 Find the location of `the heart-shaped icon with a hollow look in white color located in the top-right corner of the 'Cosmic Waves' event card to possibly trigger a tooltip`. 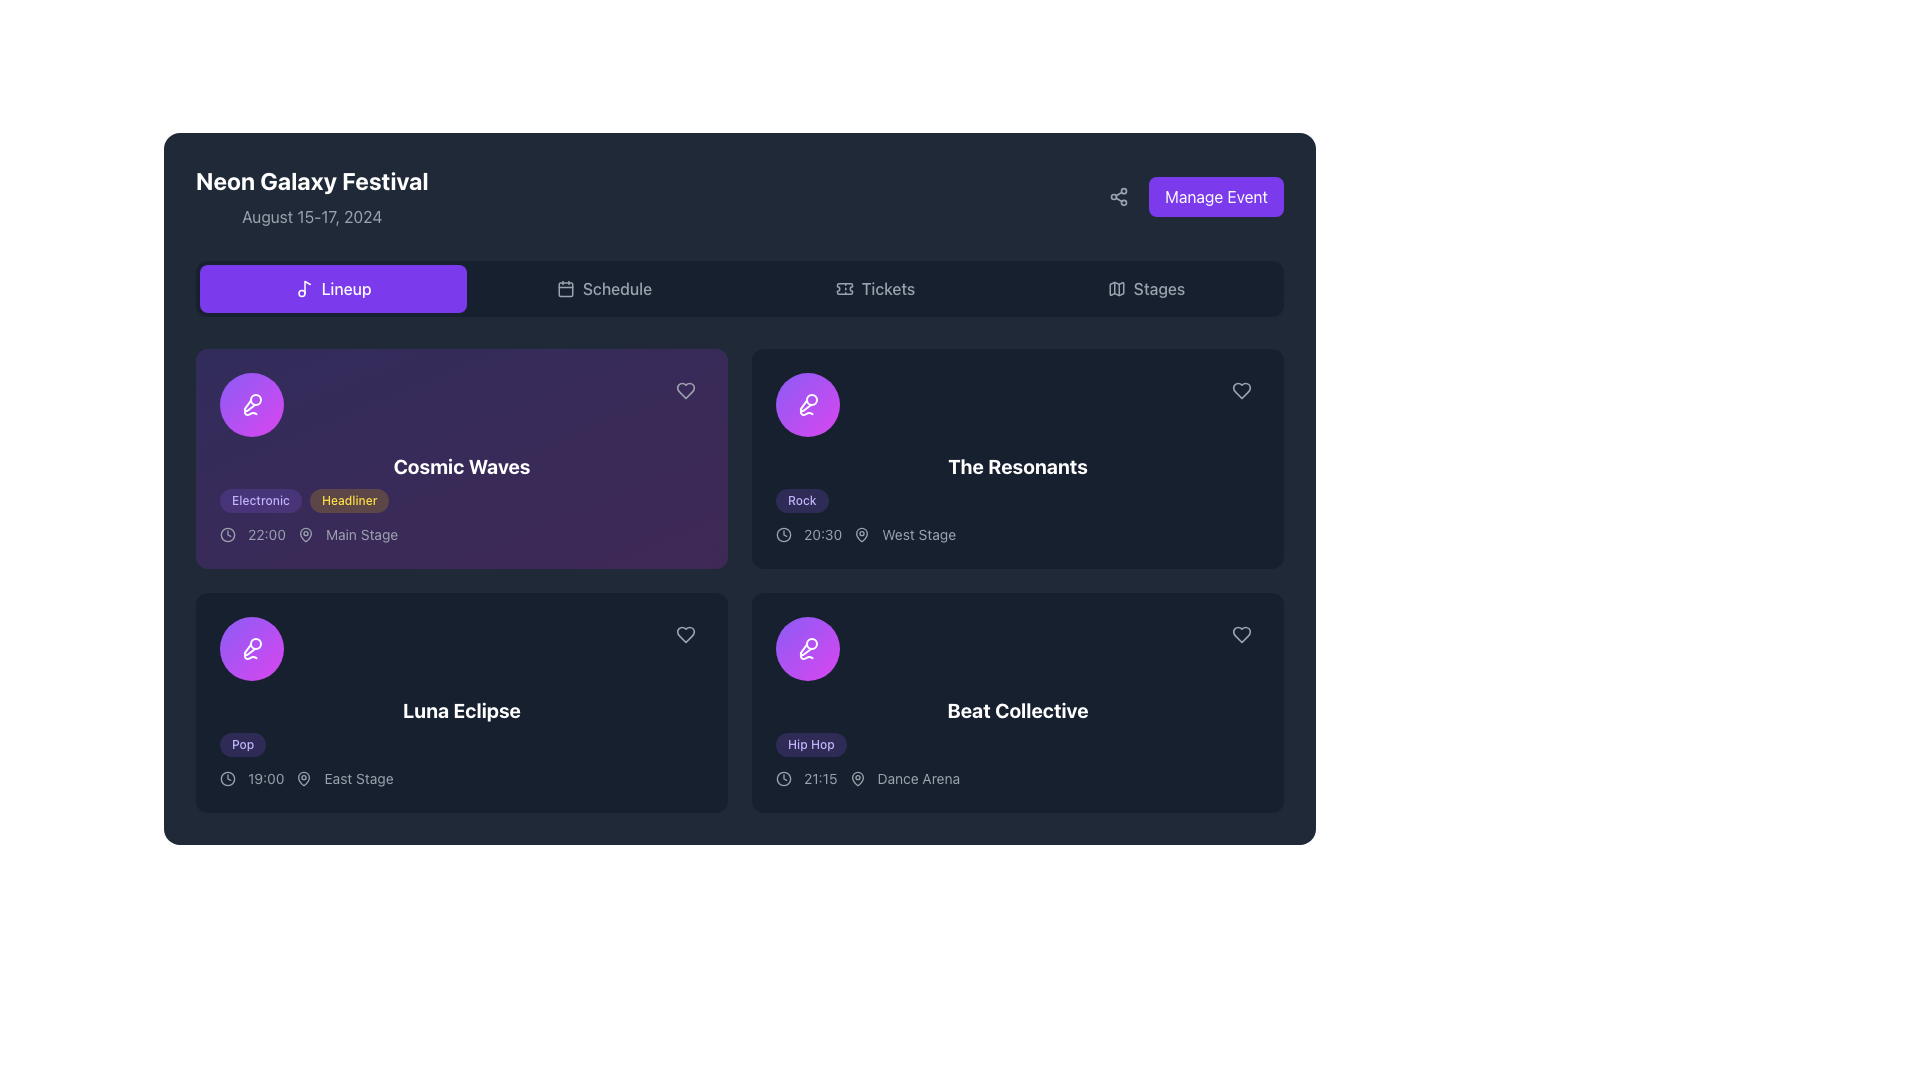

the heart-shaped icon with a hollow look in white color located in the top-right corner of the 'Cosmic Waves' event card to possibly trigger a tooltip is located at coordinates (686, 390).